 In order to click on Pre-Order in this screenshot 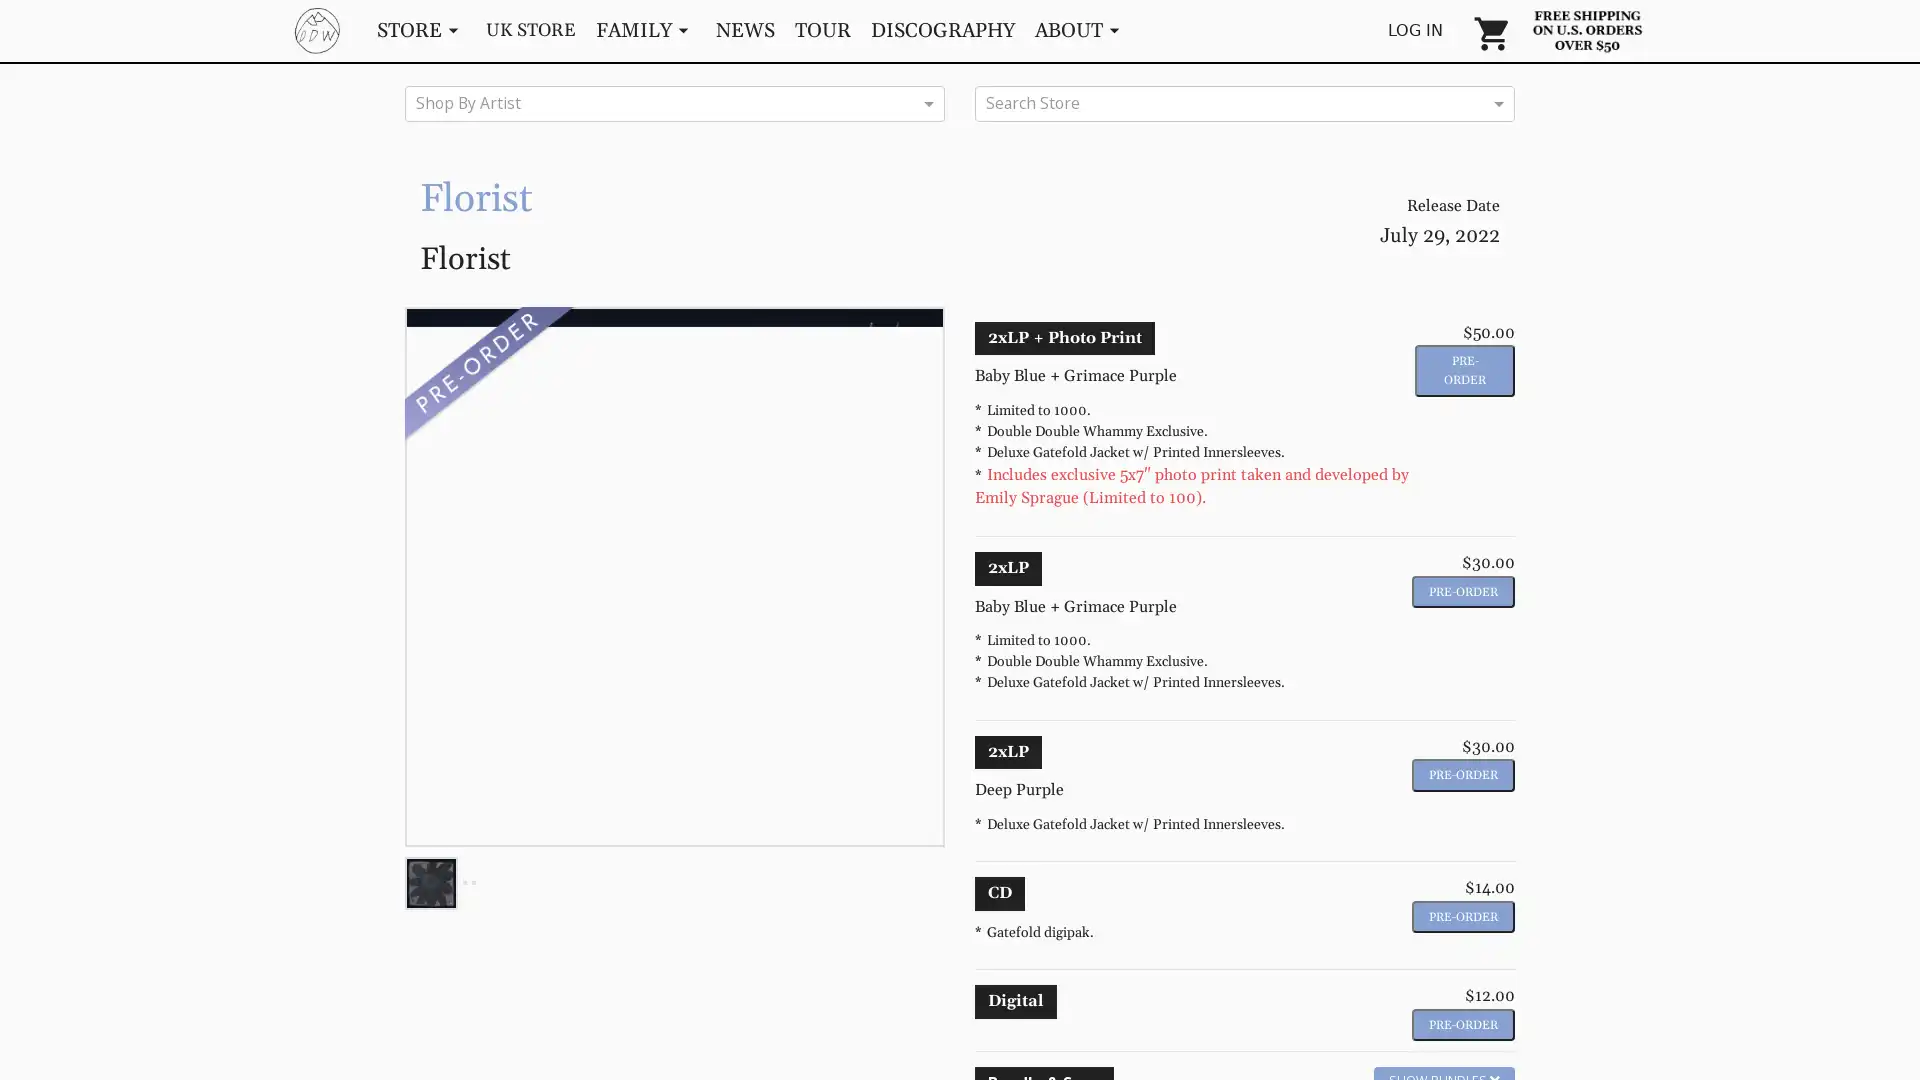, I will do `click(1463, 1024)`.